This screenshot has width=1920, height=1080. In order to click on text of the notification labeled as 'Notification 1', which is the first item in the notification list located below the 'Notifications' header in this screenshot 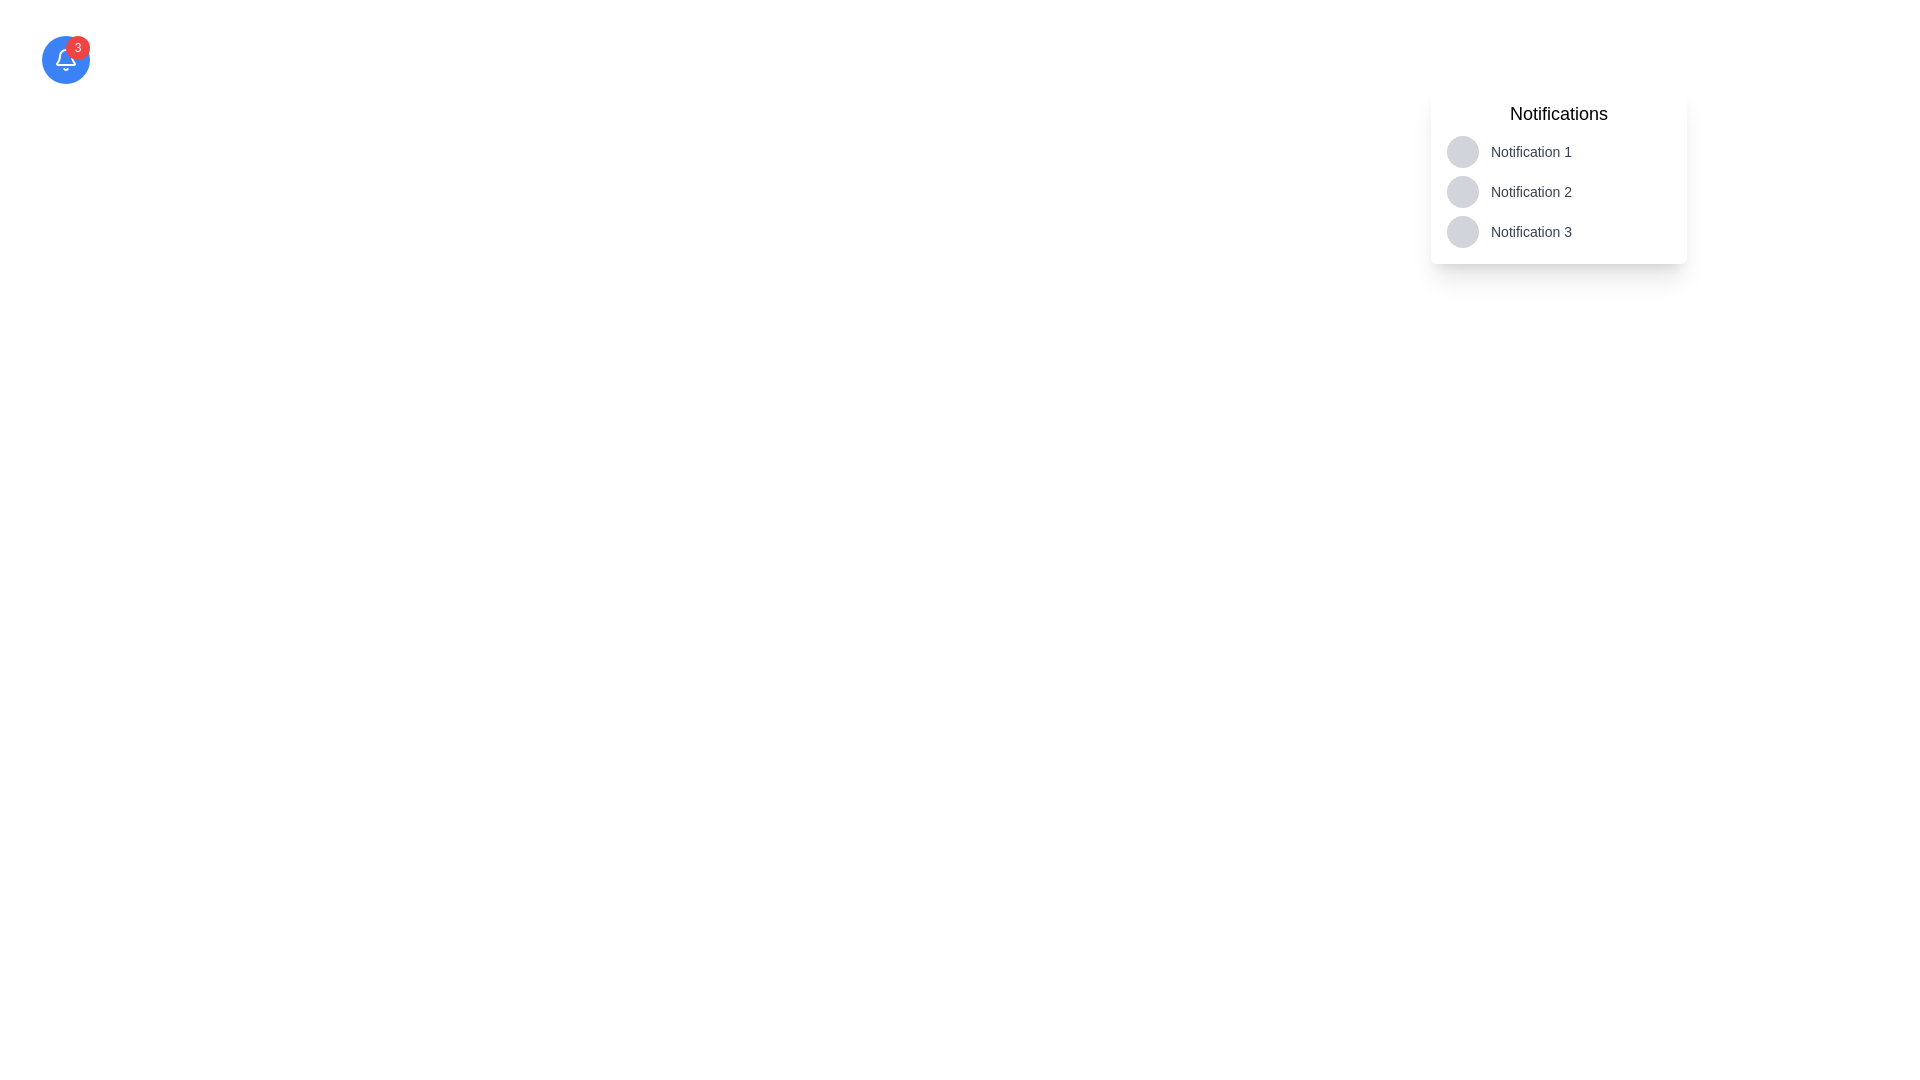, I will do `click(1558, 150)`.